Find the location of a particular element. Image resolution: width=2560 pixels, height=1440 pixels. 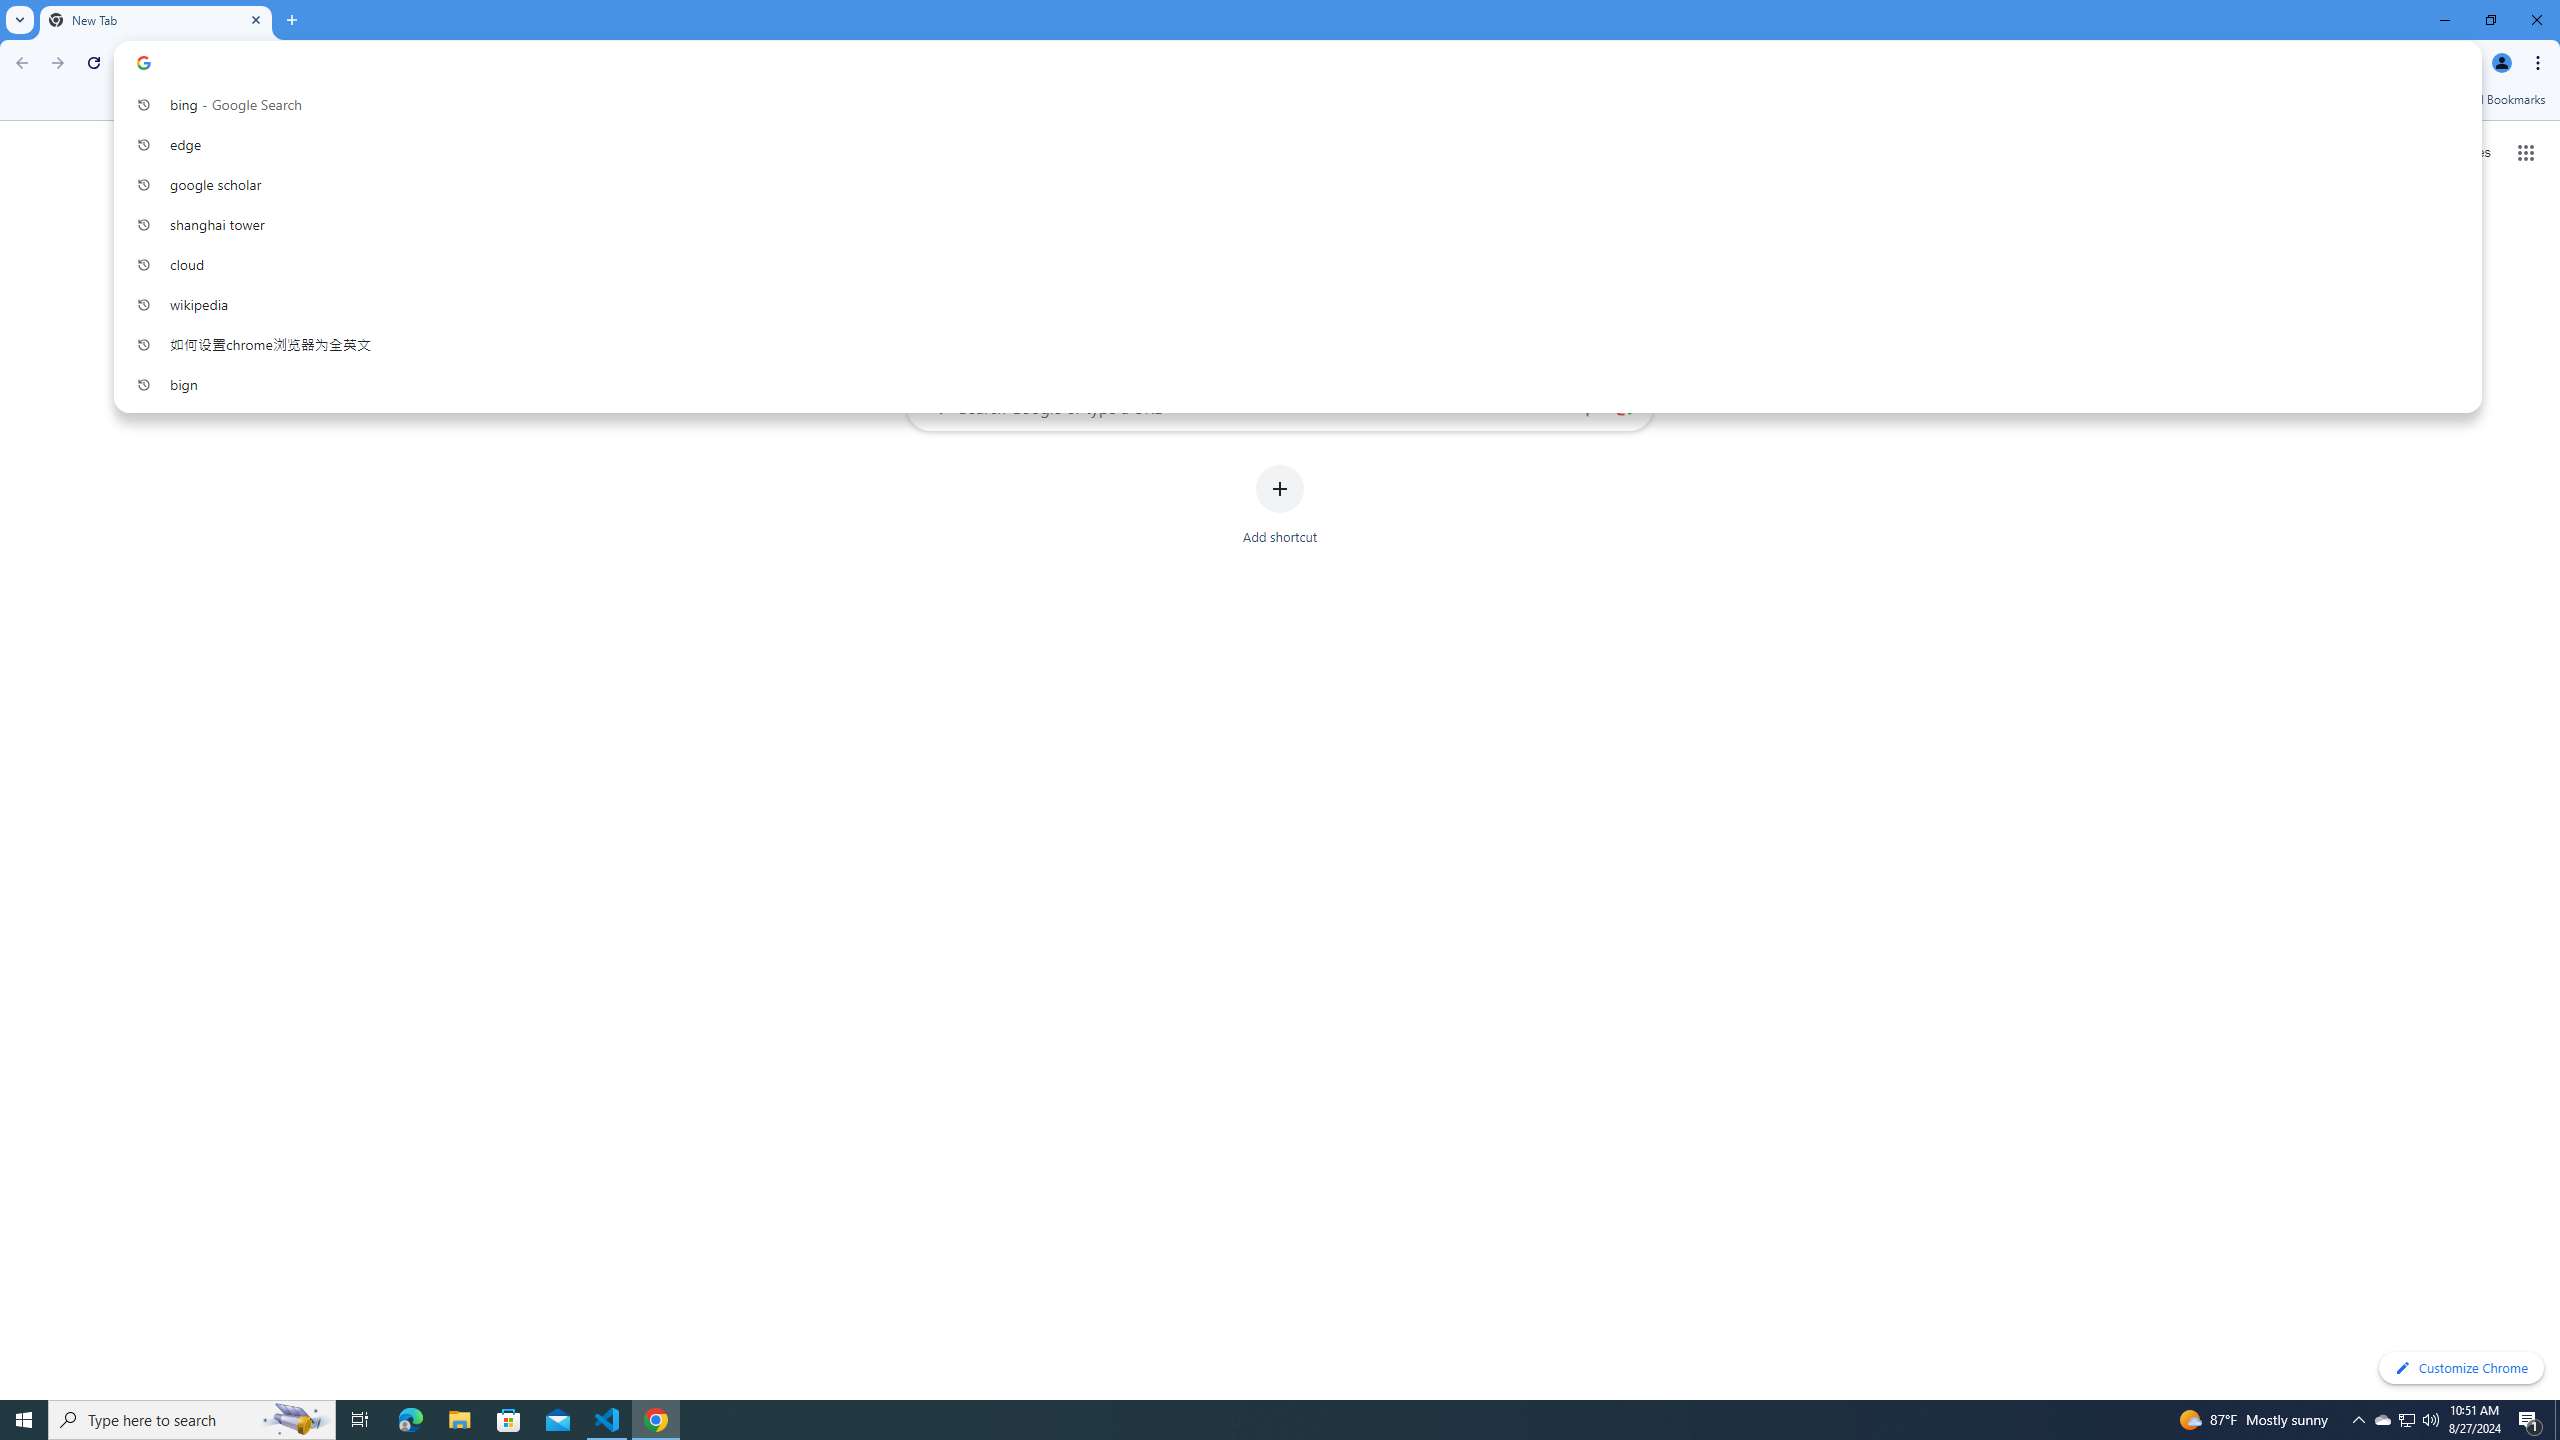

'All Bookmarks' is located at coordinates (2494, 99).